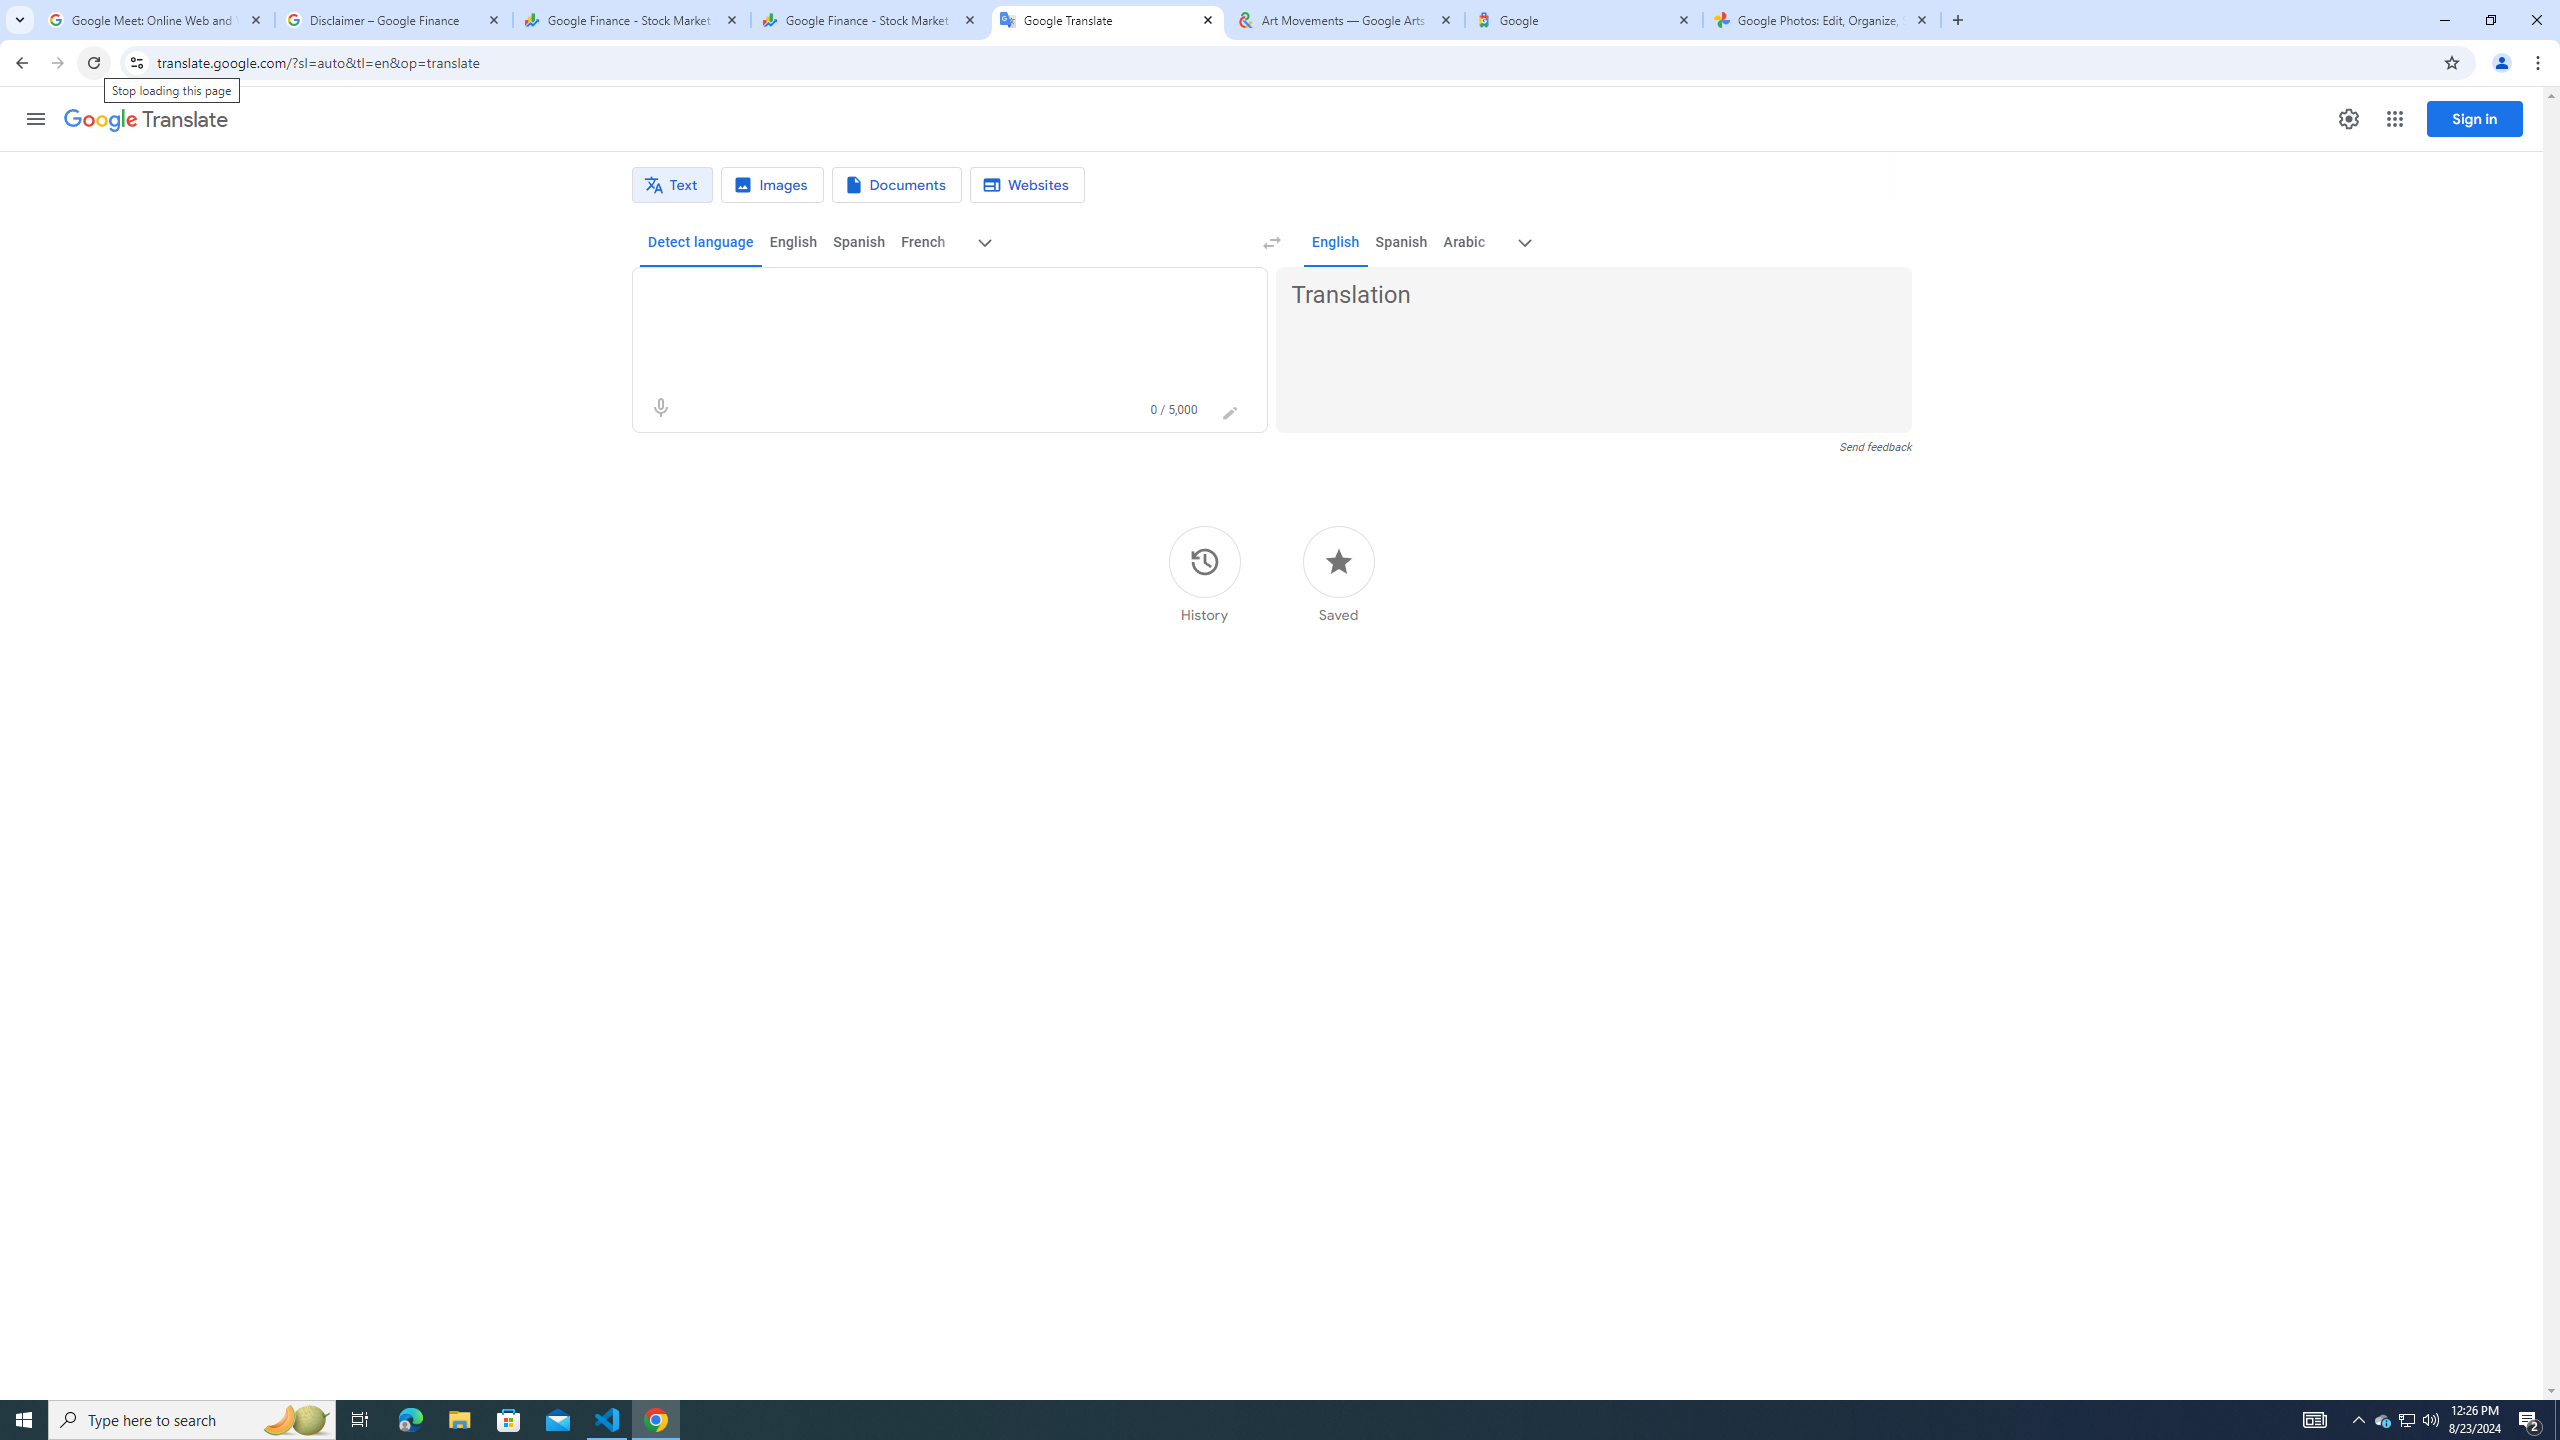 The image size is (2560, 1440). I want to click on 'Website translation', so click(1027, 184).